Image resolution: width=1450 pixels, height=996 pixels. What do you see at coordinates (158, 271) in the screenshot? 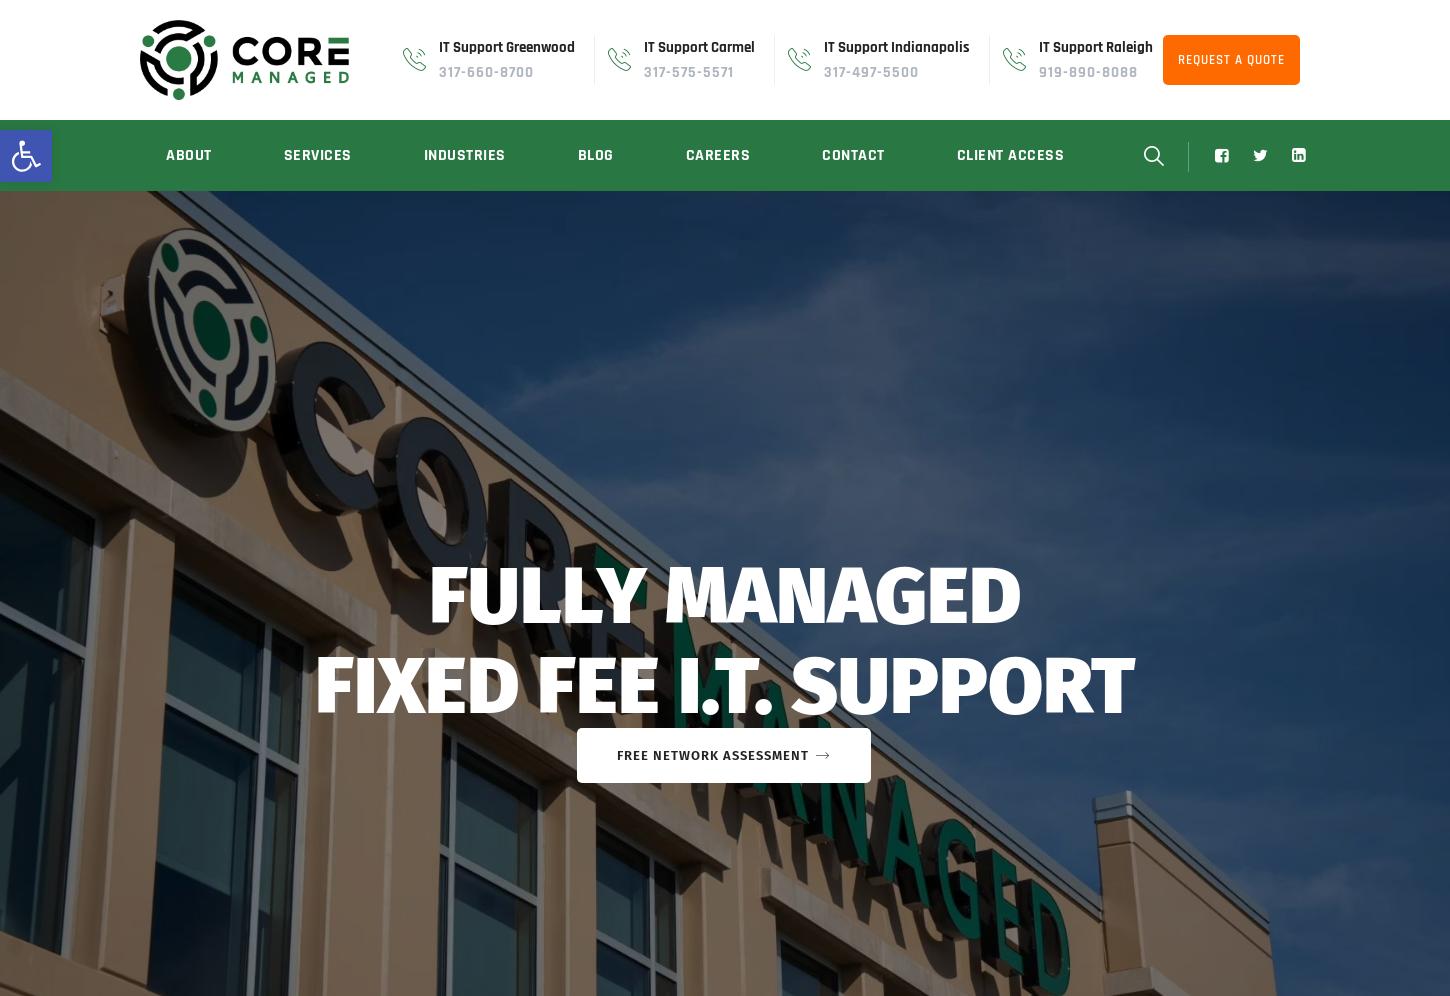
I see `'Our Team'` at bounding box center [158, 271].